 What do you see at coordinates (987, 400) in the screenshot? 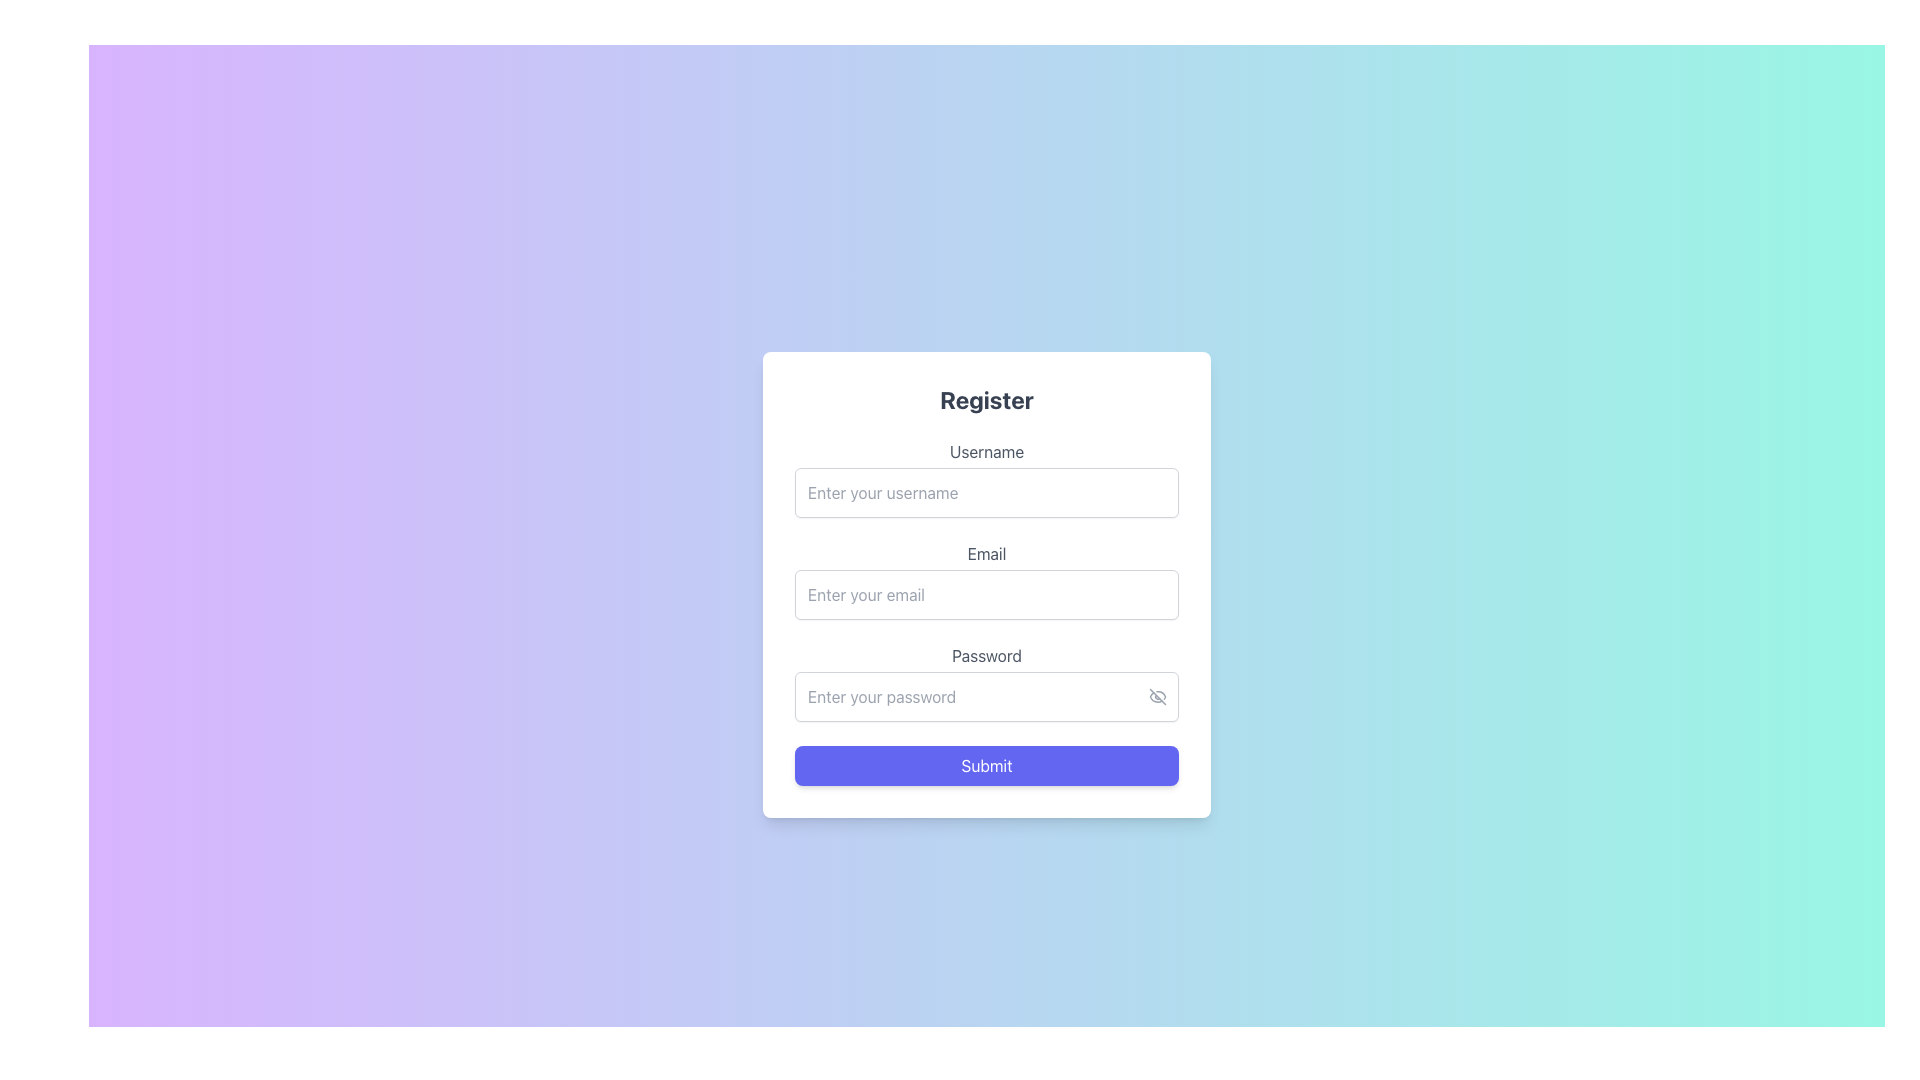
I see `the heading text element that indicates the registration form, located above the username input field` at bounding box center [987, 400].